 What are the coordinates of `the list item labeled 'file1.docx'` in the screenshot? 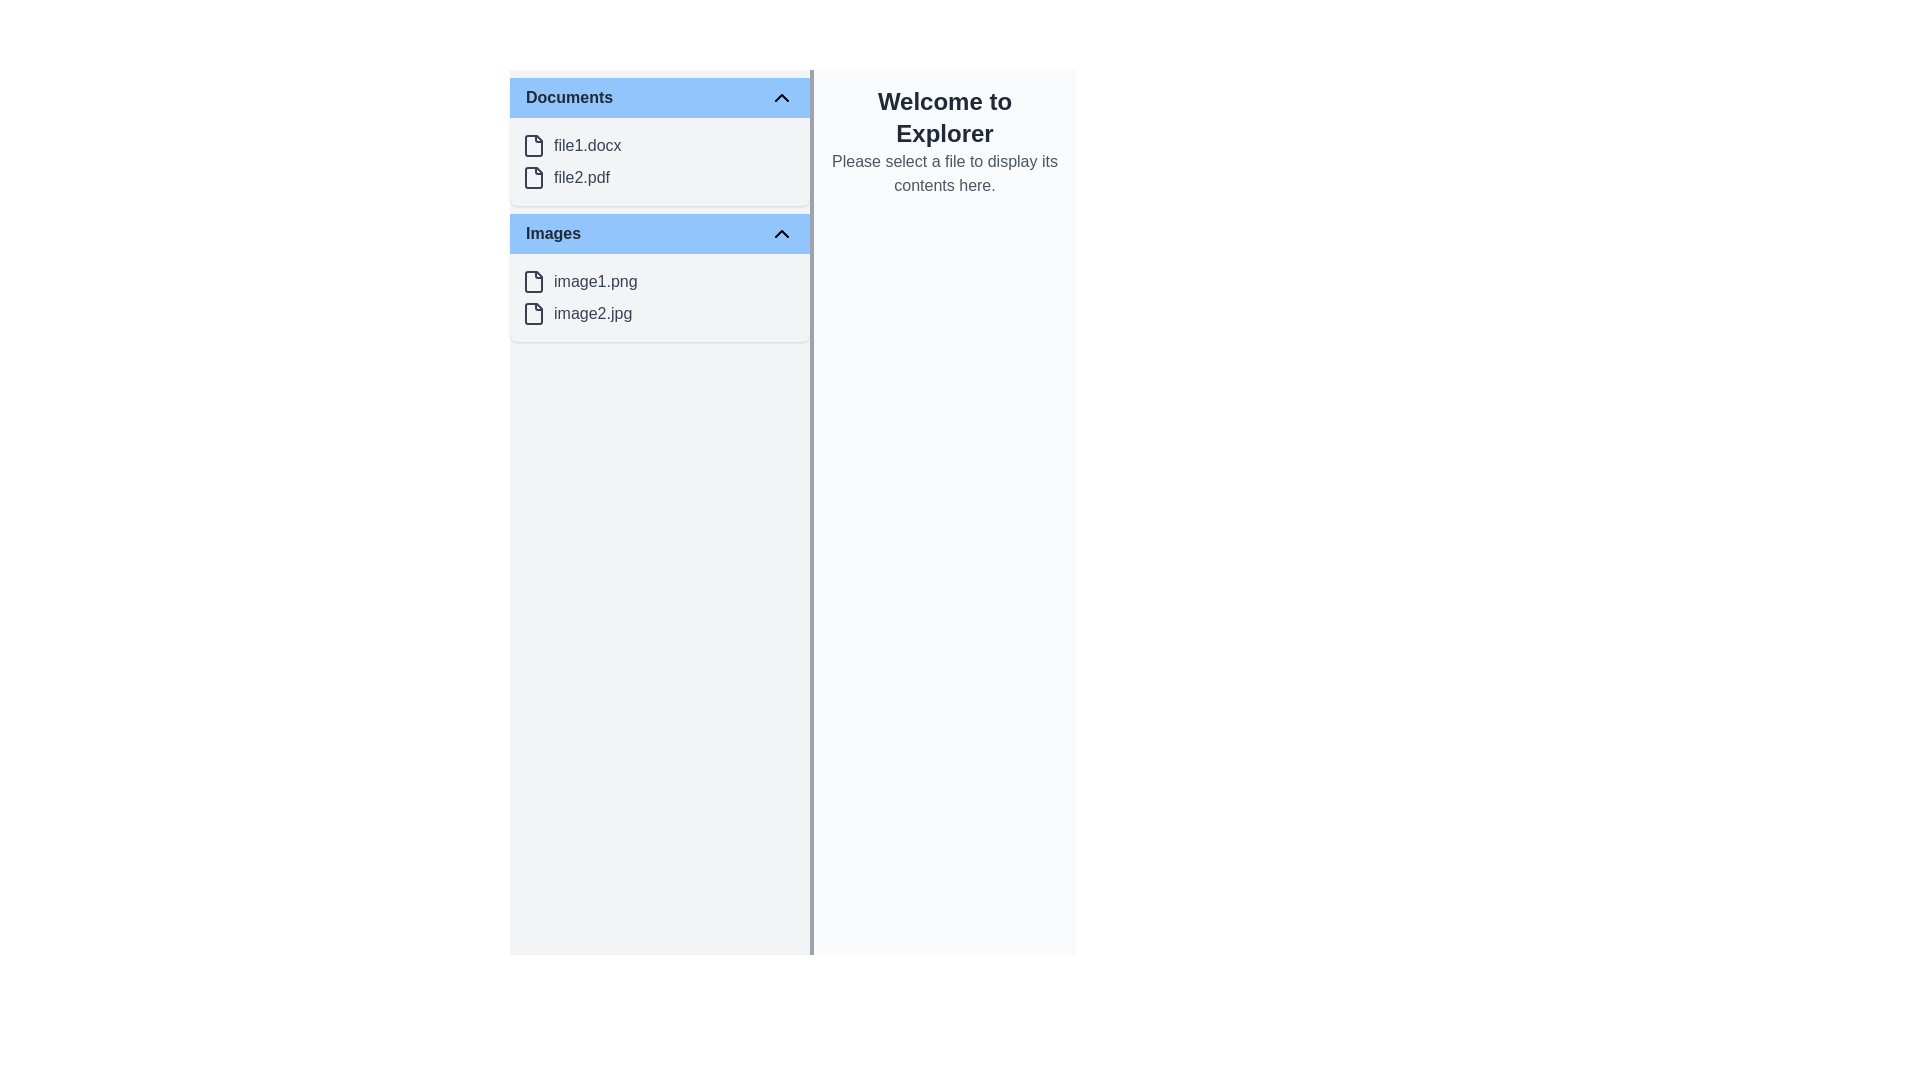 It's located at (660, 145).